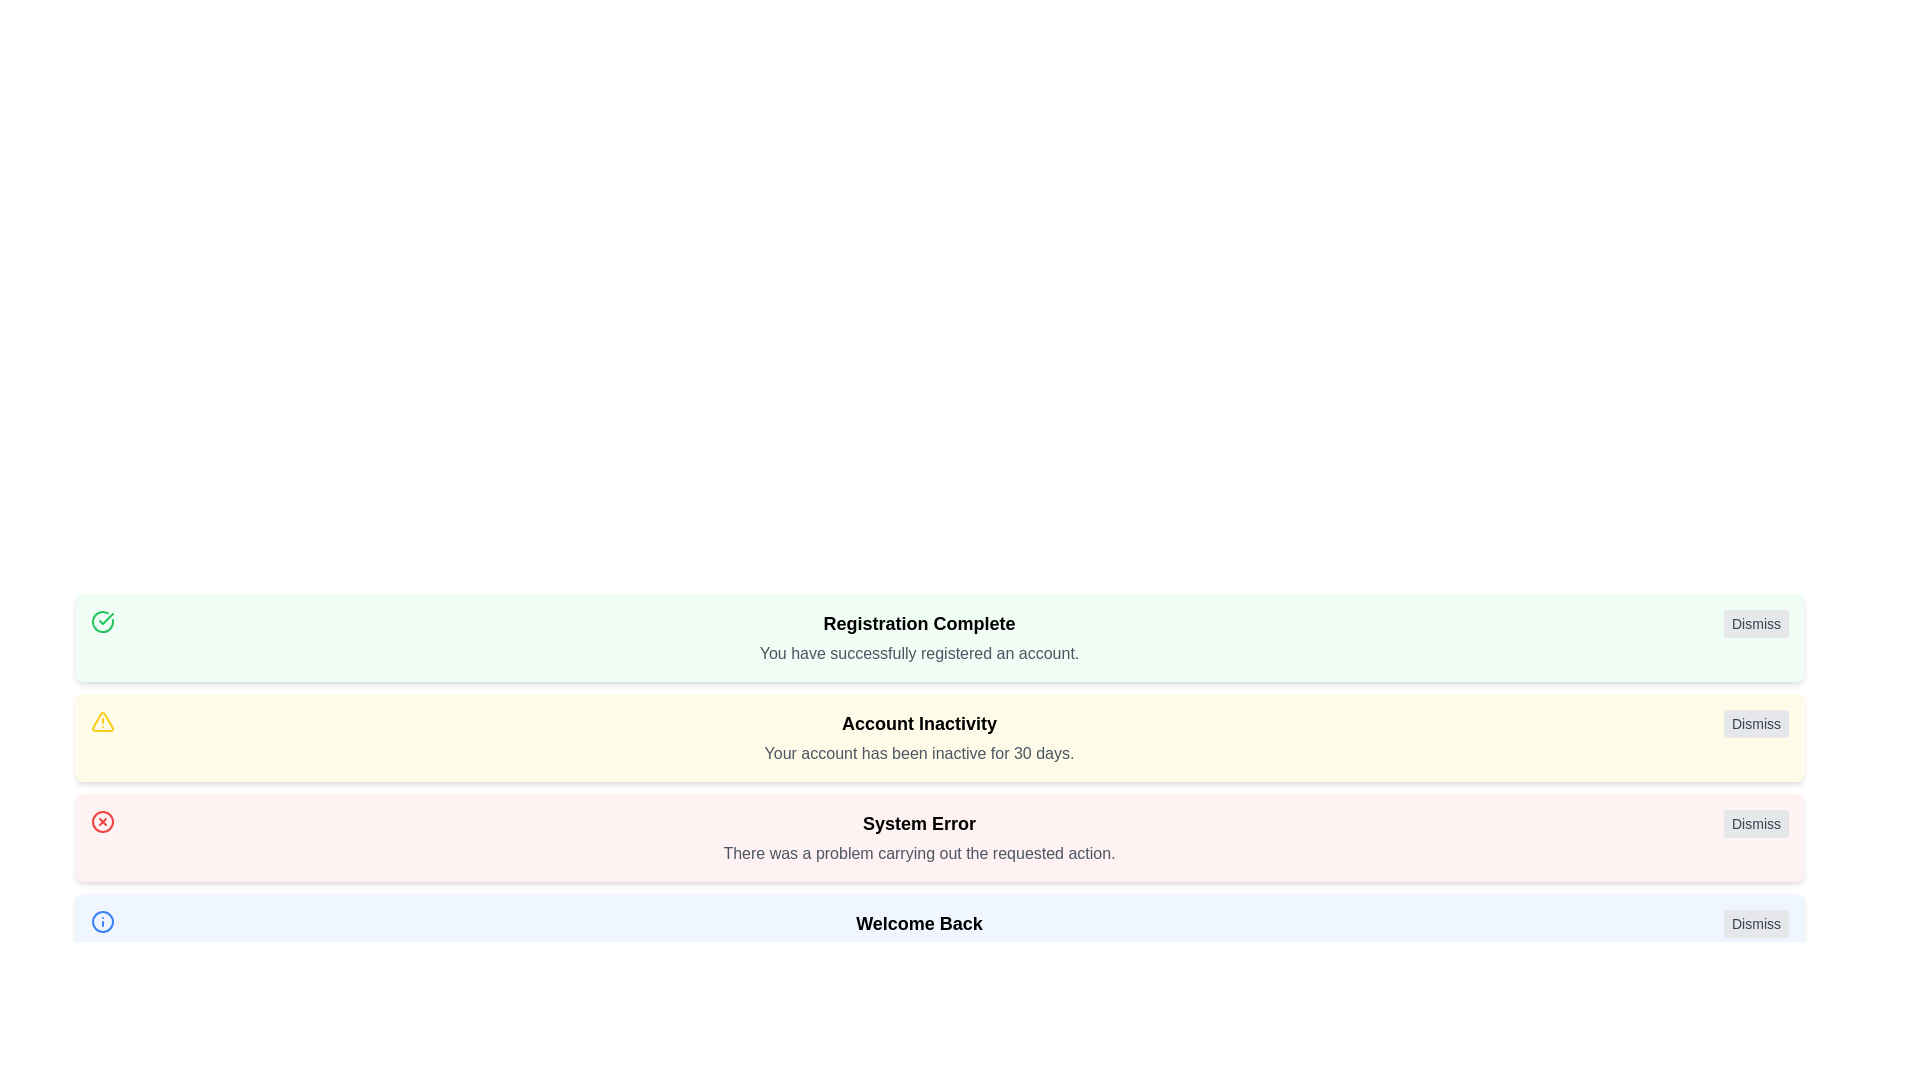  What do you see at coordinates (1755, 924) in the screenshot?
I see `the dismiss button located at the far right of the notification box` at bounding box center [1755, 924].